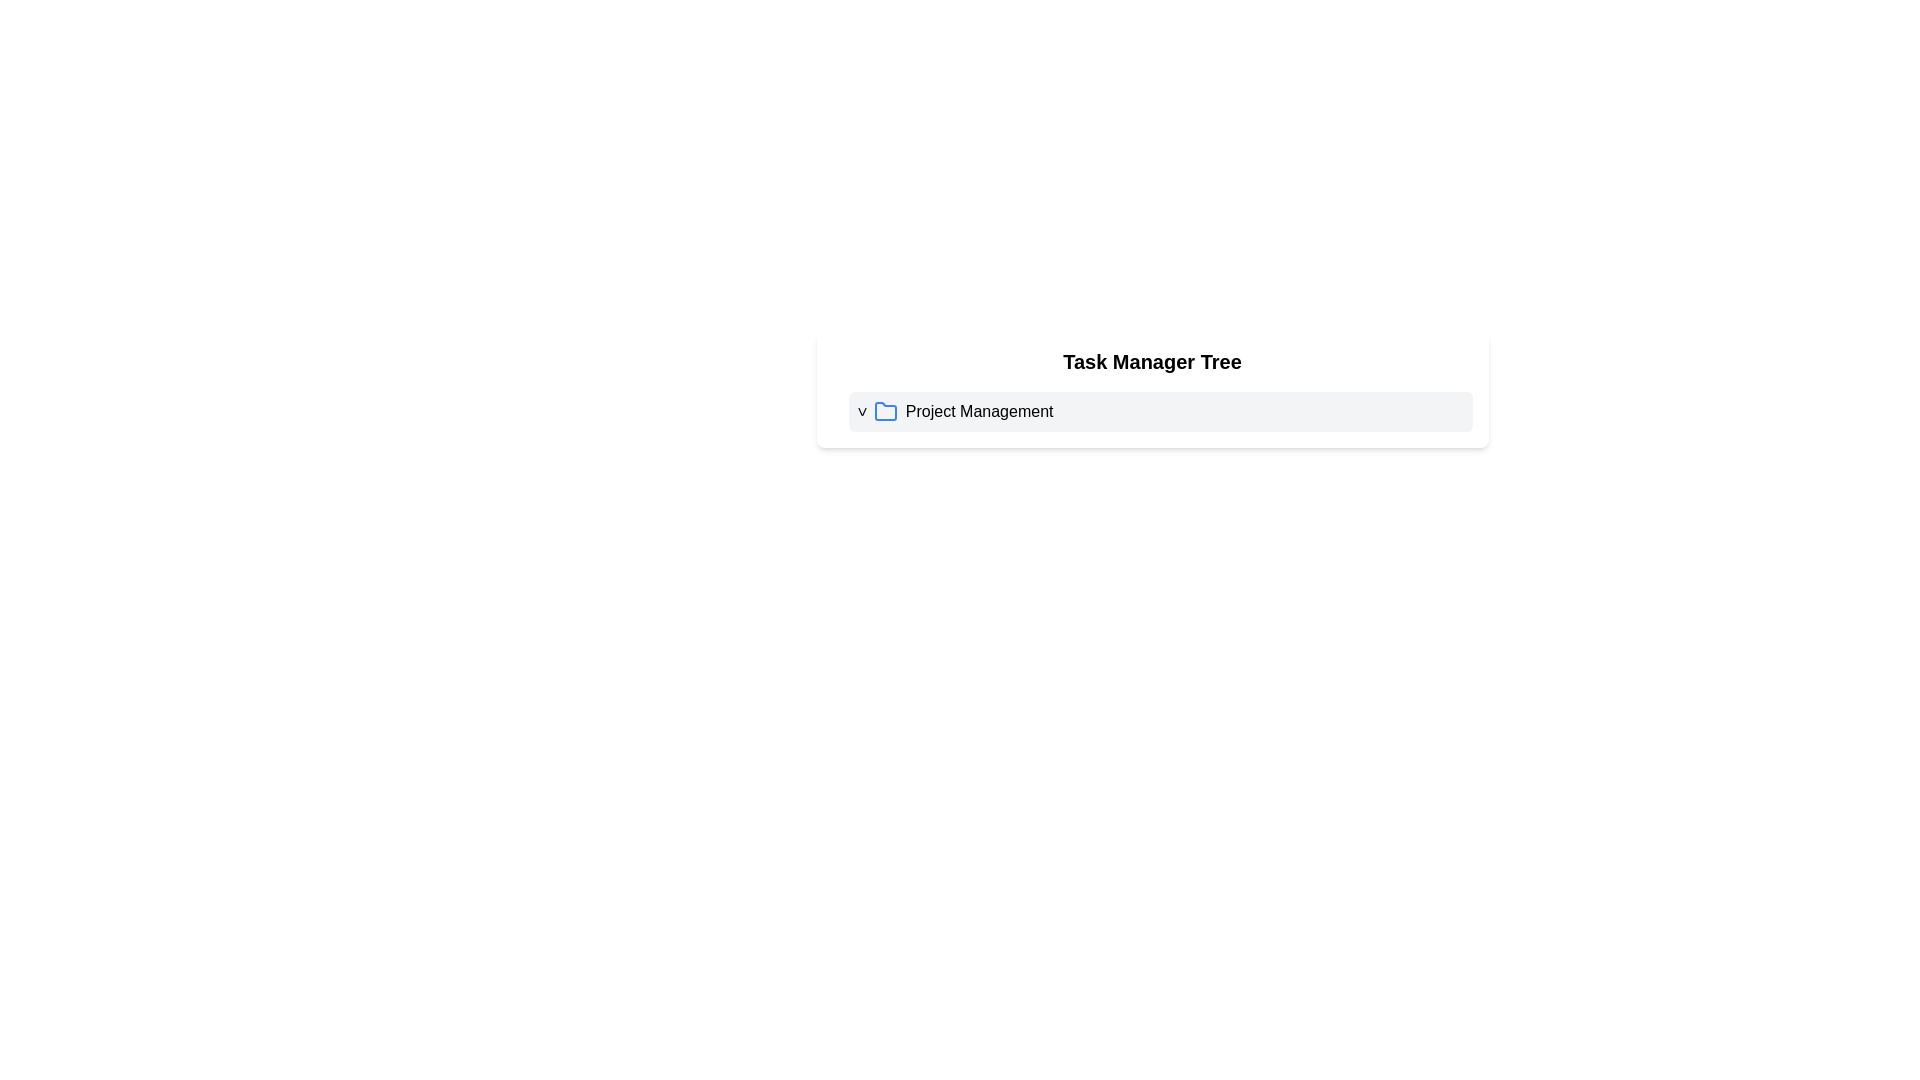  Describe the element at coordinates (861, 411) in the screenshot. I see `the expandable/collapsible icon located at the far left of the 'Project Management' group` at that location.